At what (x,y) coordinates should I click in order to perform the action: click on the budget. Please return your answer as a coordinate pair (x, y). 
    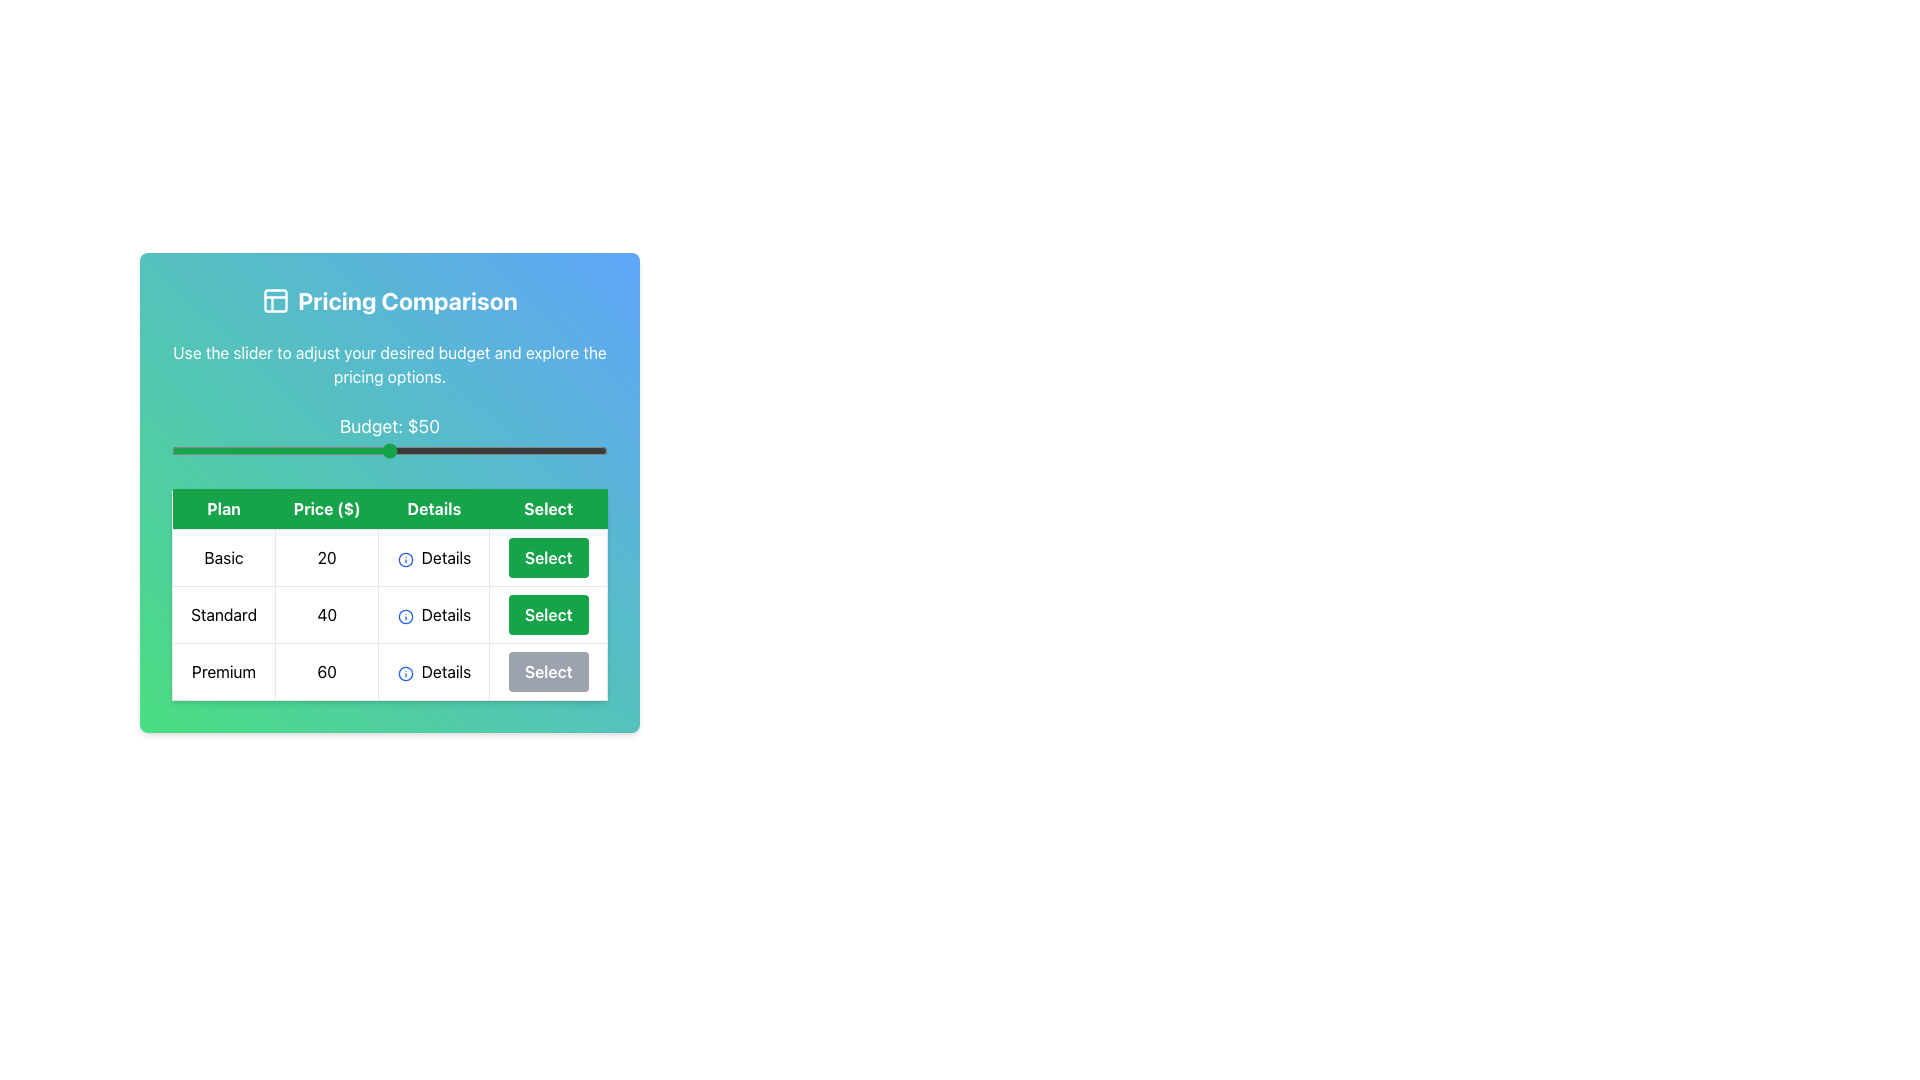
    Looking at the image, I should click on (463, 451).